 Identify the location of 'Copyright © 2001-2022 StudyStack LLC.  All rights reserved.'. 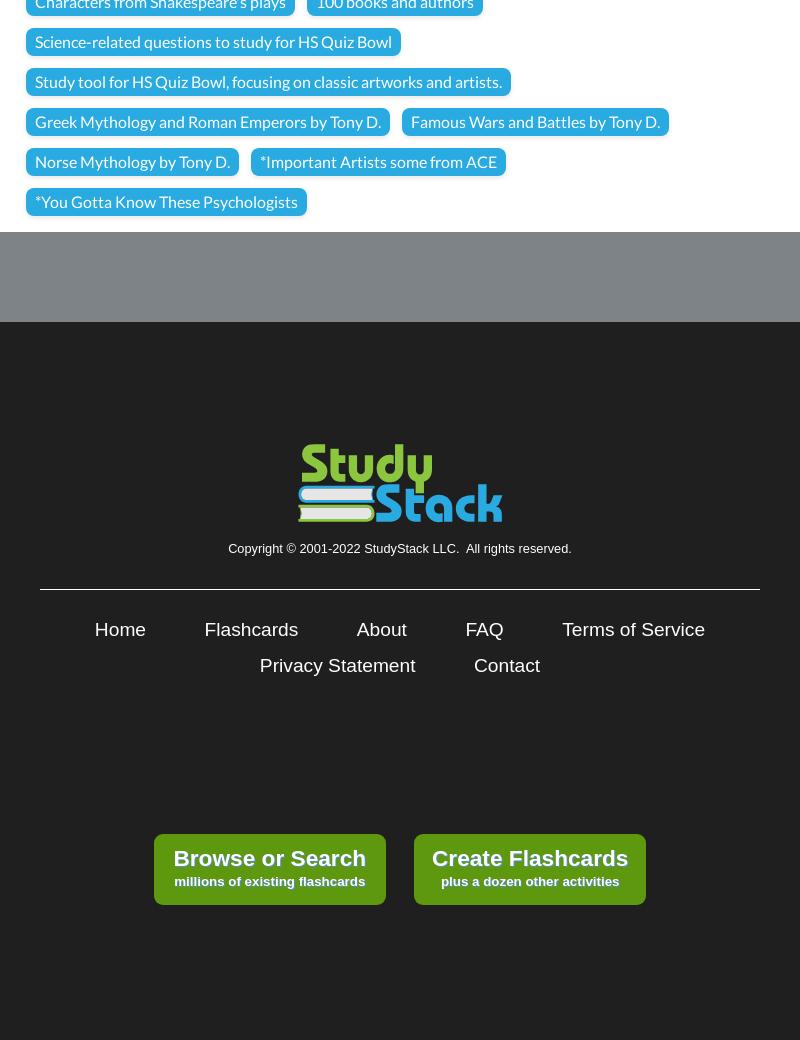
(398, 547).